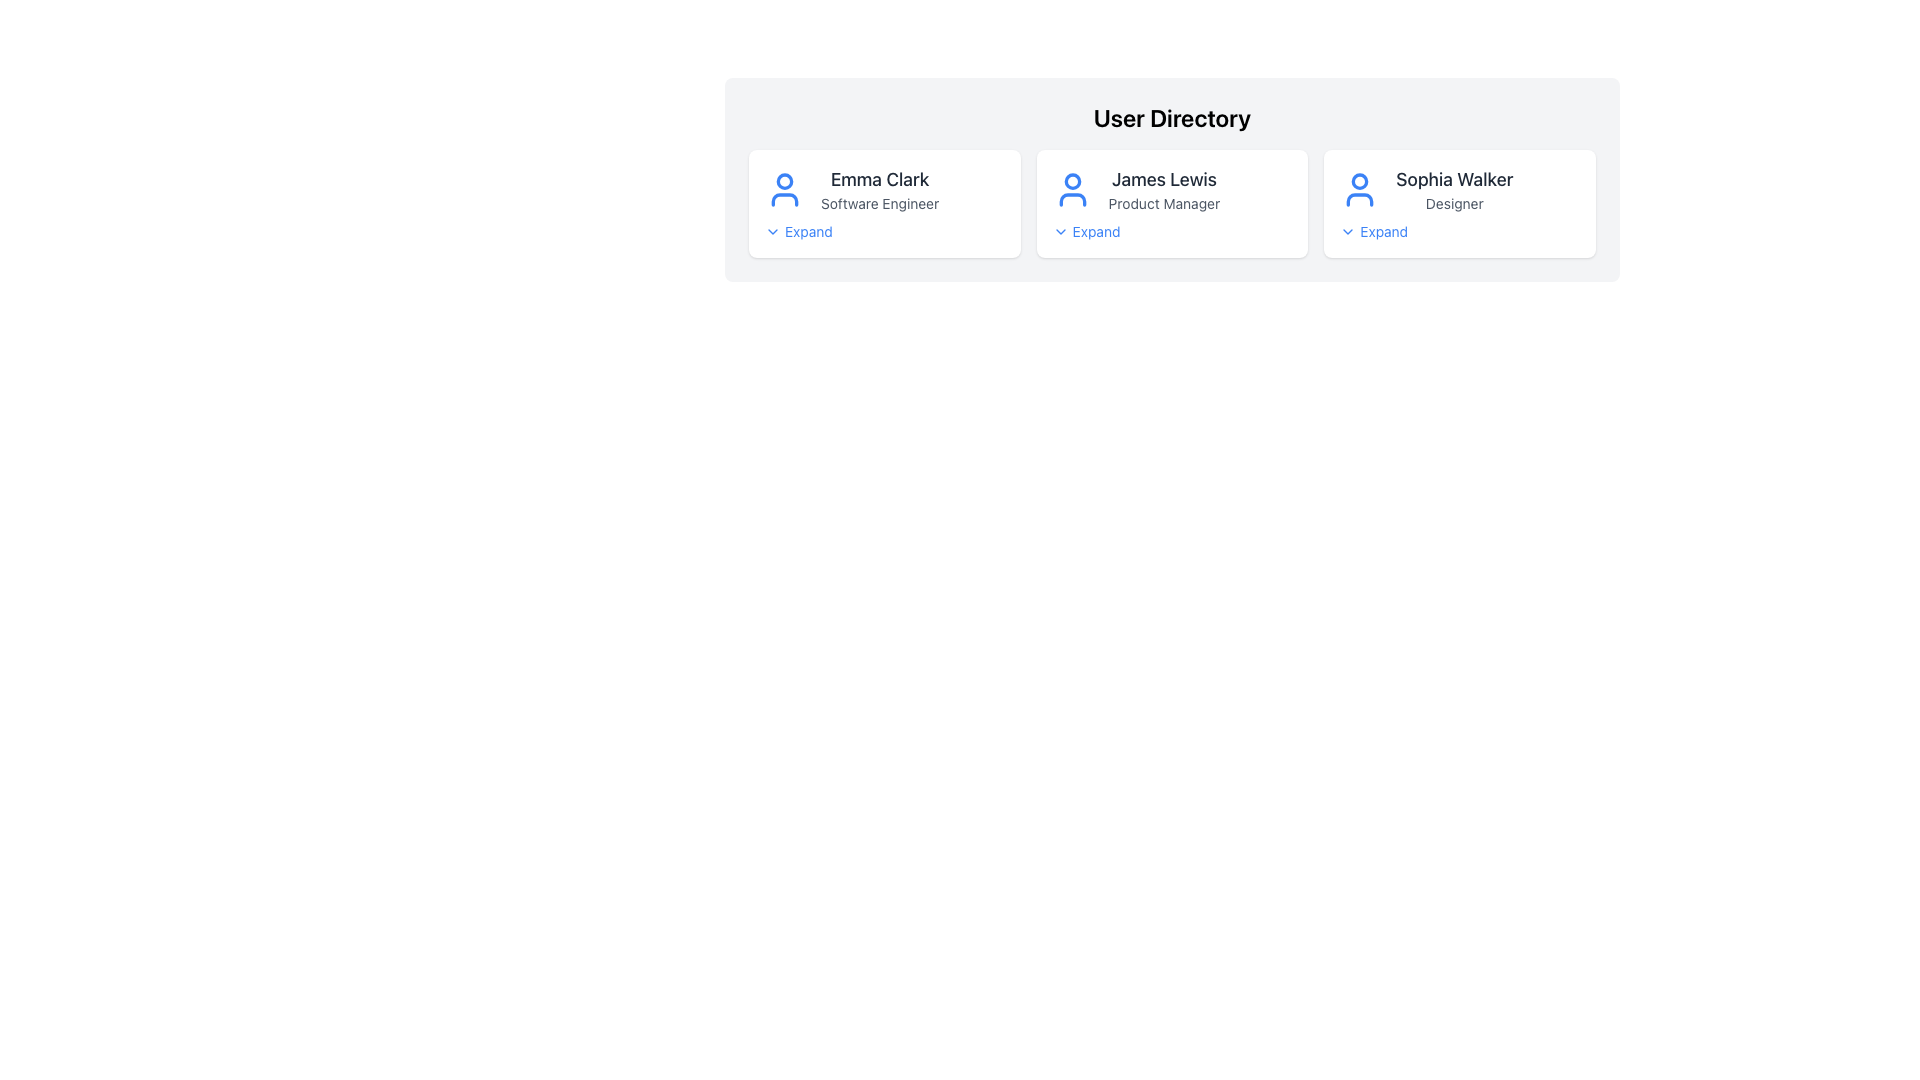 The width and height of the screenshot is (1920, 1080). What do you see at coordinates (1454, 180) in the screenshot?
I see `the text label displaying the name 'Sophia Walker', which is visually distinct with a large font size and dark gray color, located in the rightmost column of the user cards layout` at bounding box center [1454, 180].